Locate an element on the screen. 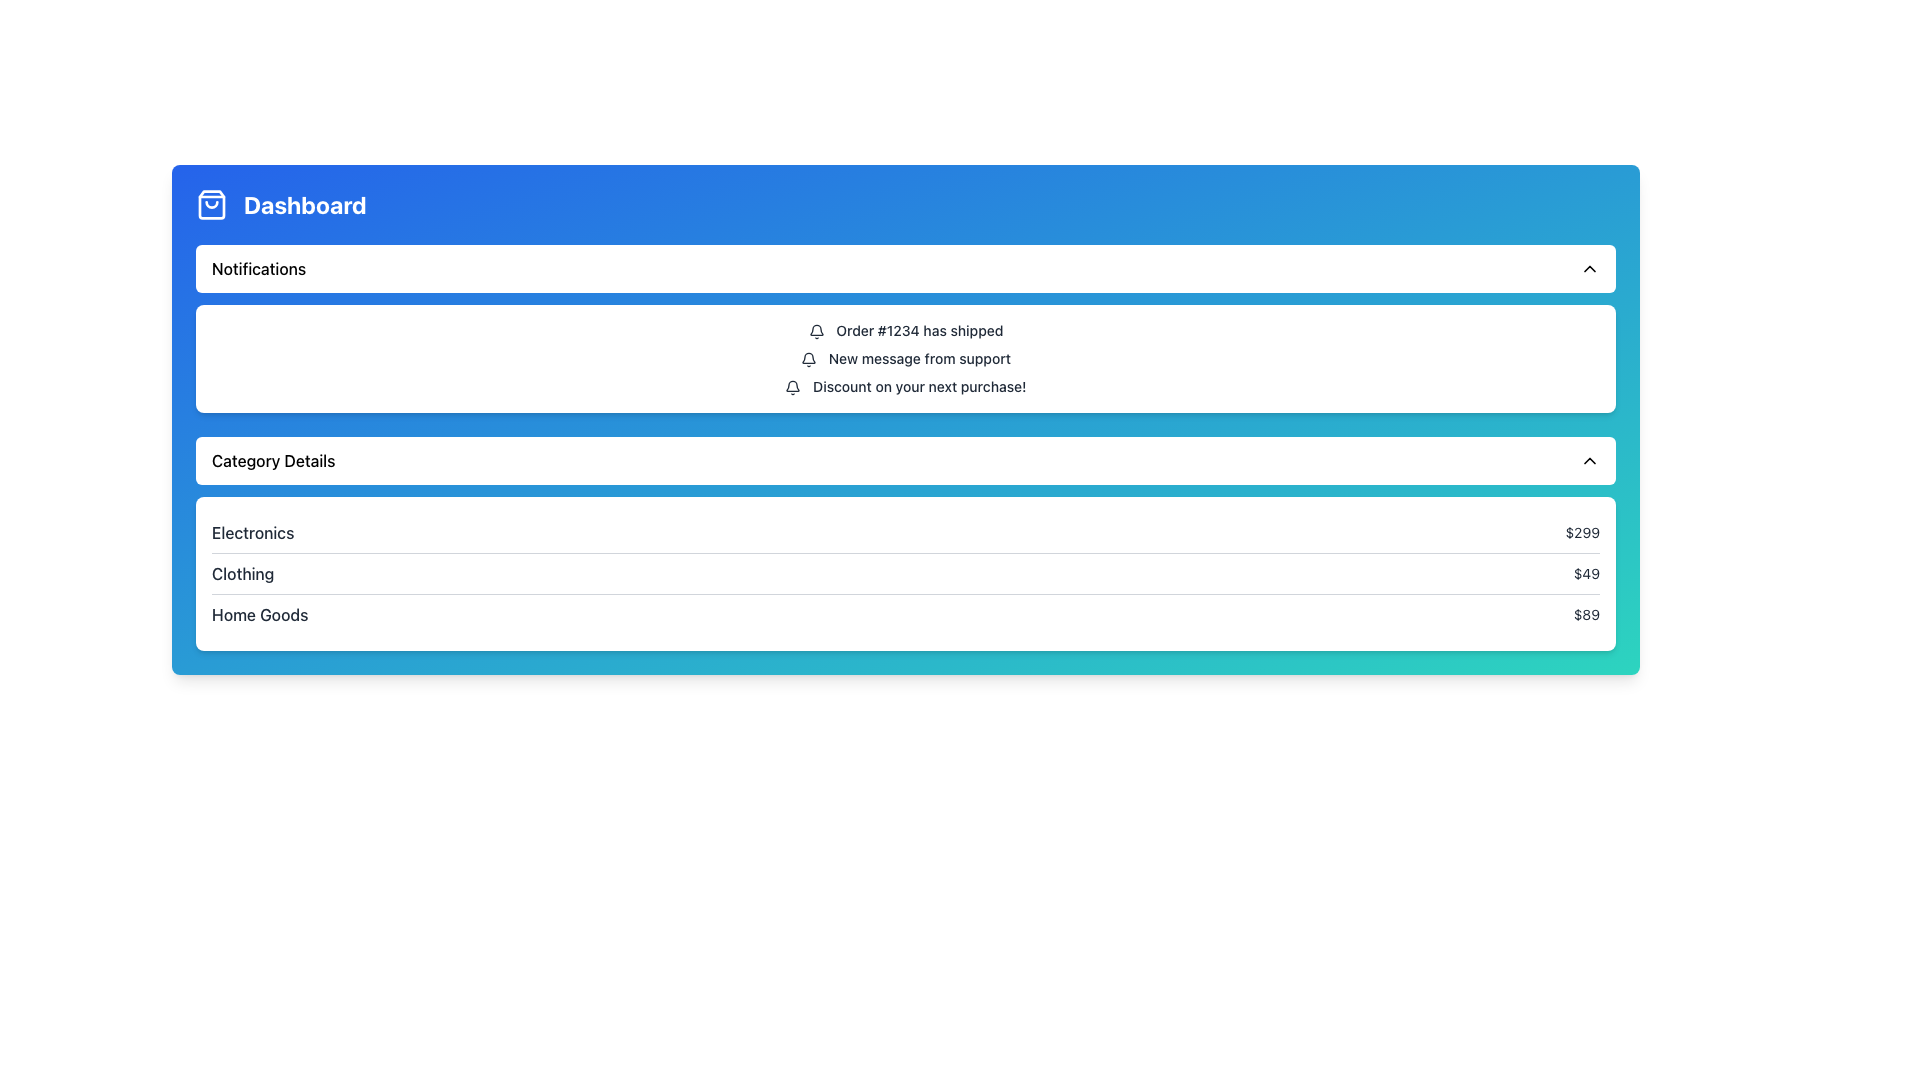 The image size is (1920, 1080). the 'Electronics' category label in the 'Category Details' section, which is positioned to the left of the price '$299' is located at coordinates (252, 531).